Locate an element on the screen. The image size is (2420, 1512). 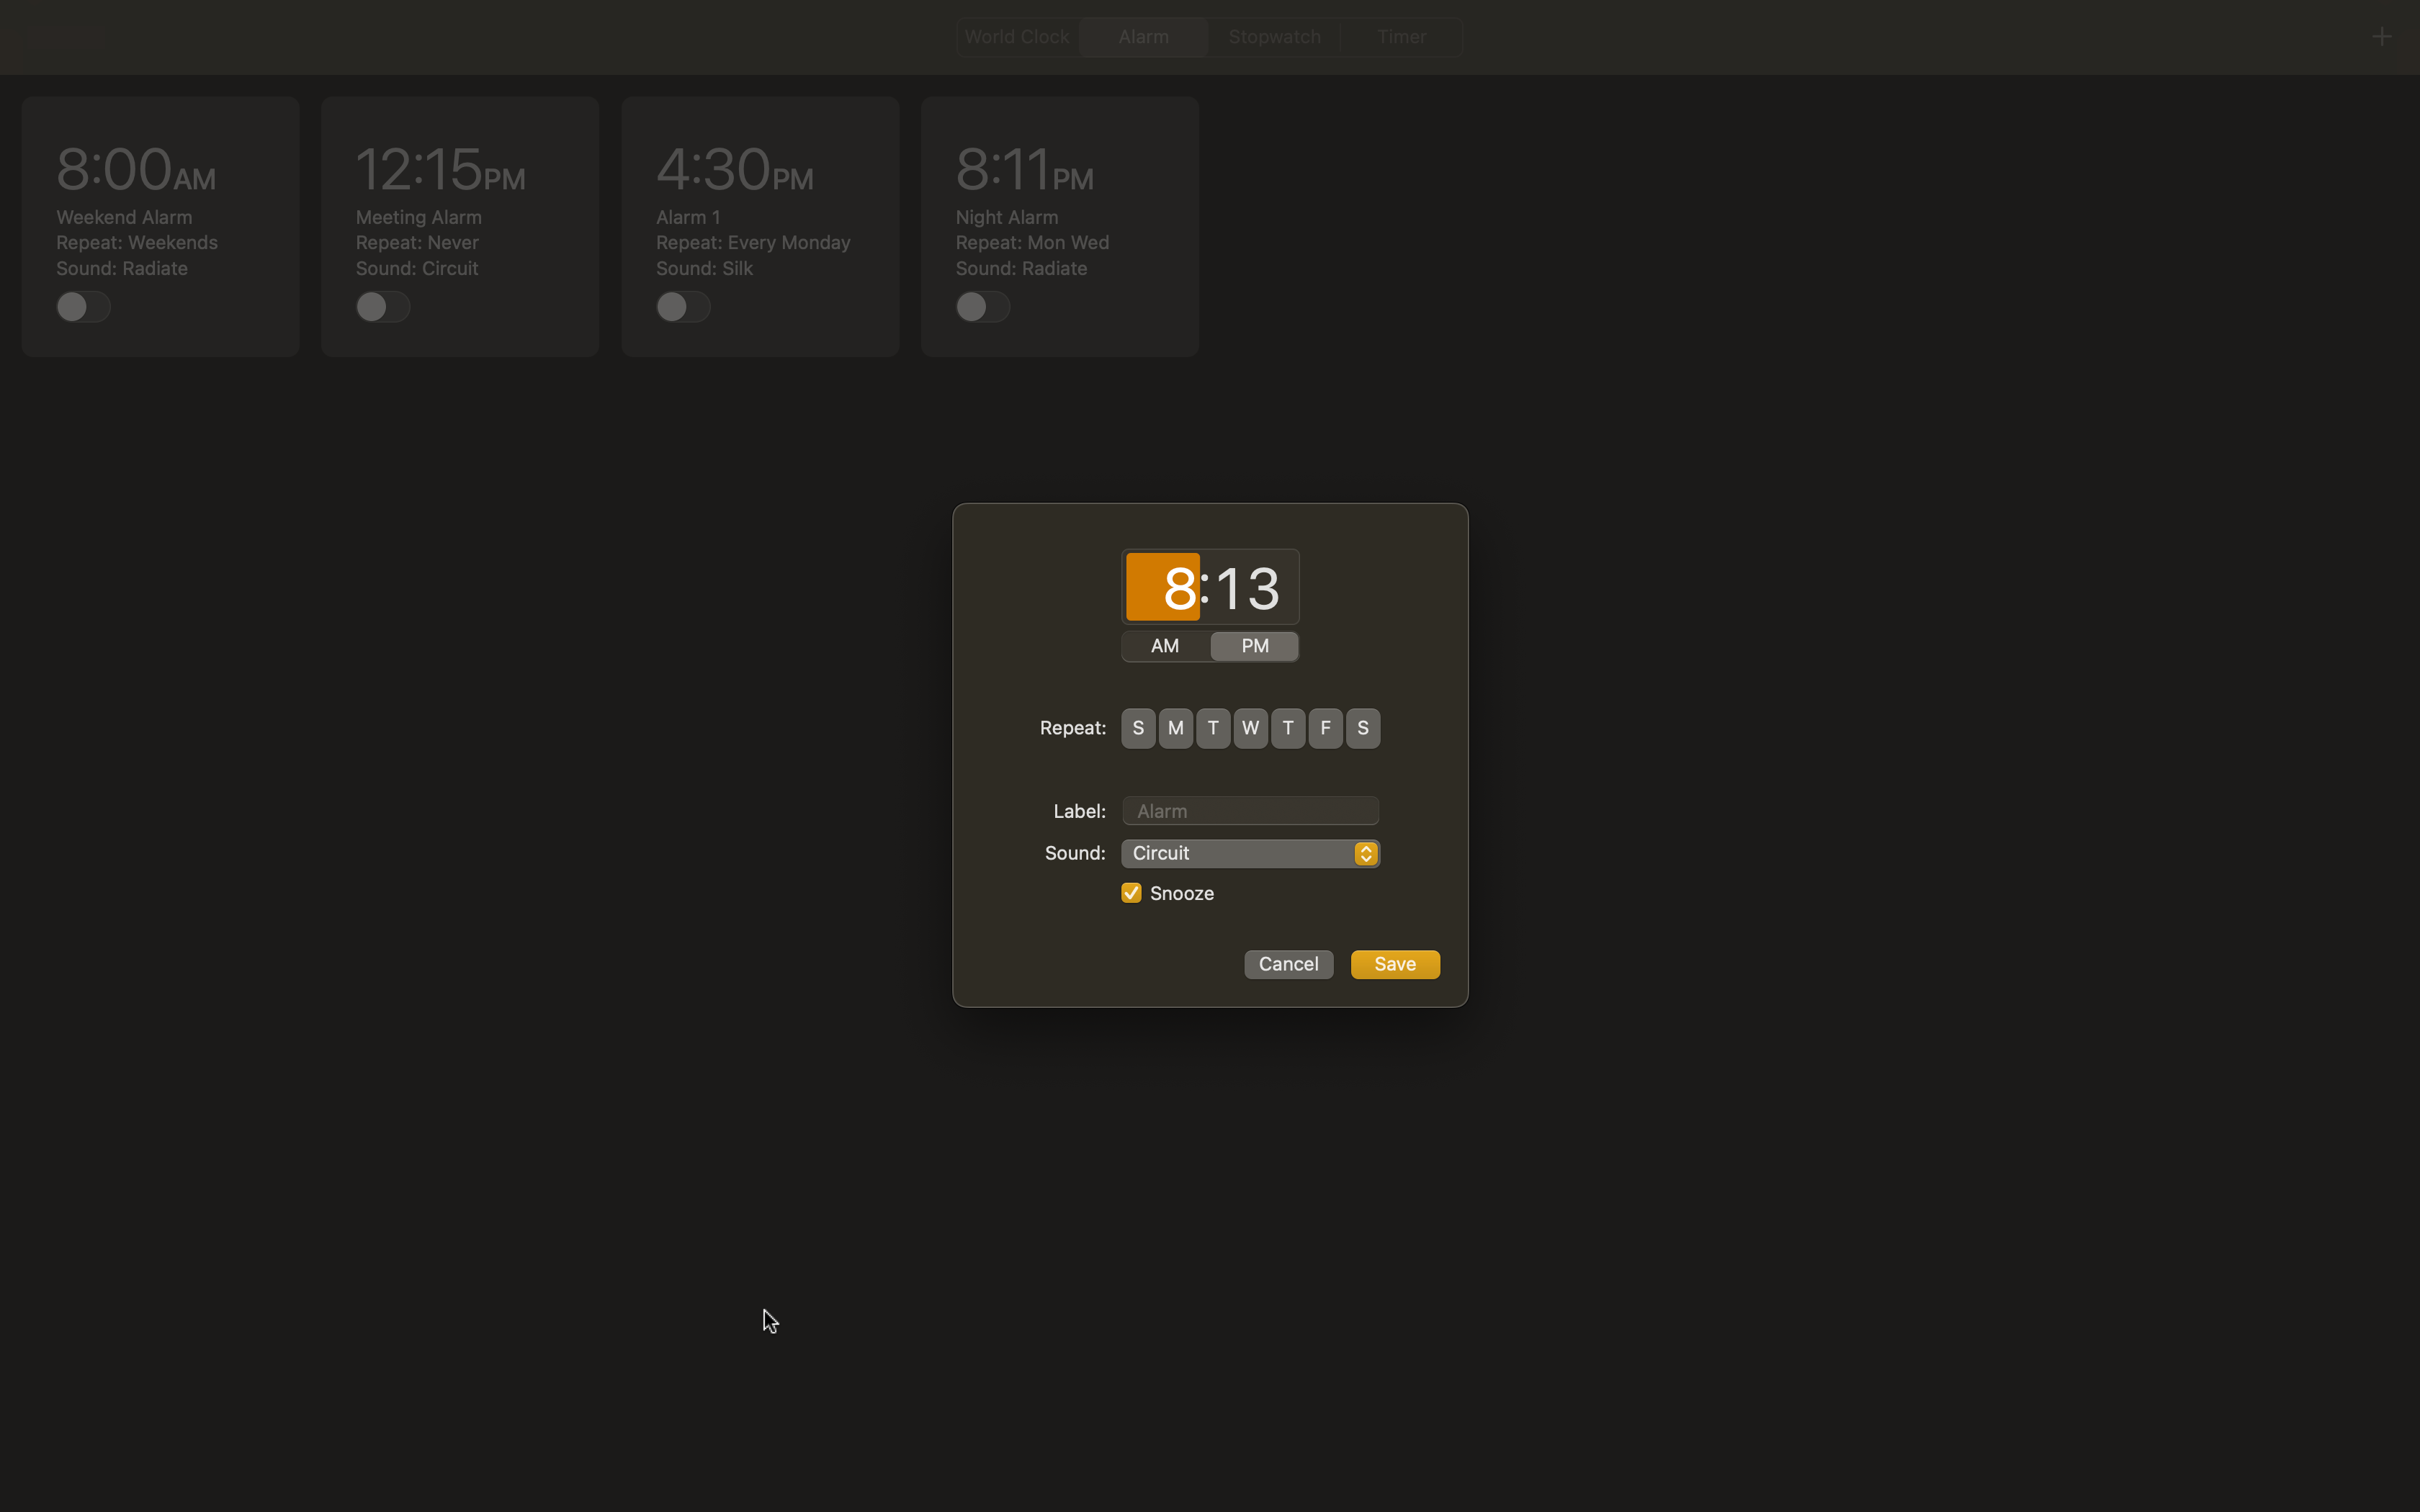
PM for time format is located at coordinates (1255, 647).